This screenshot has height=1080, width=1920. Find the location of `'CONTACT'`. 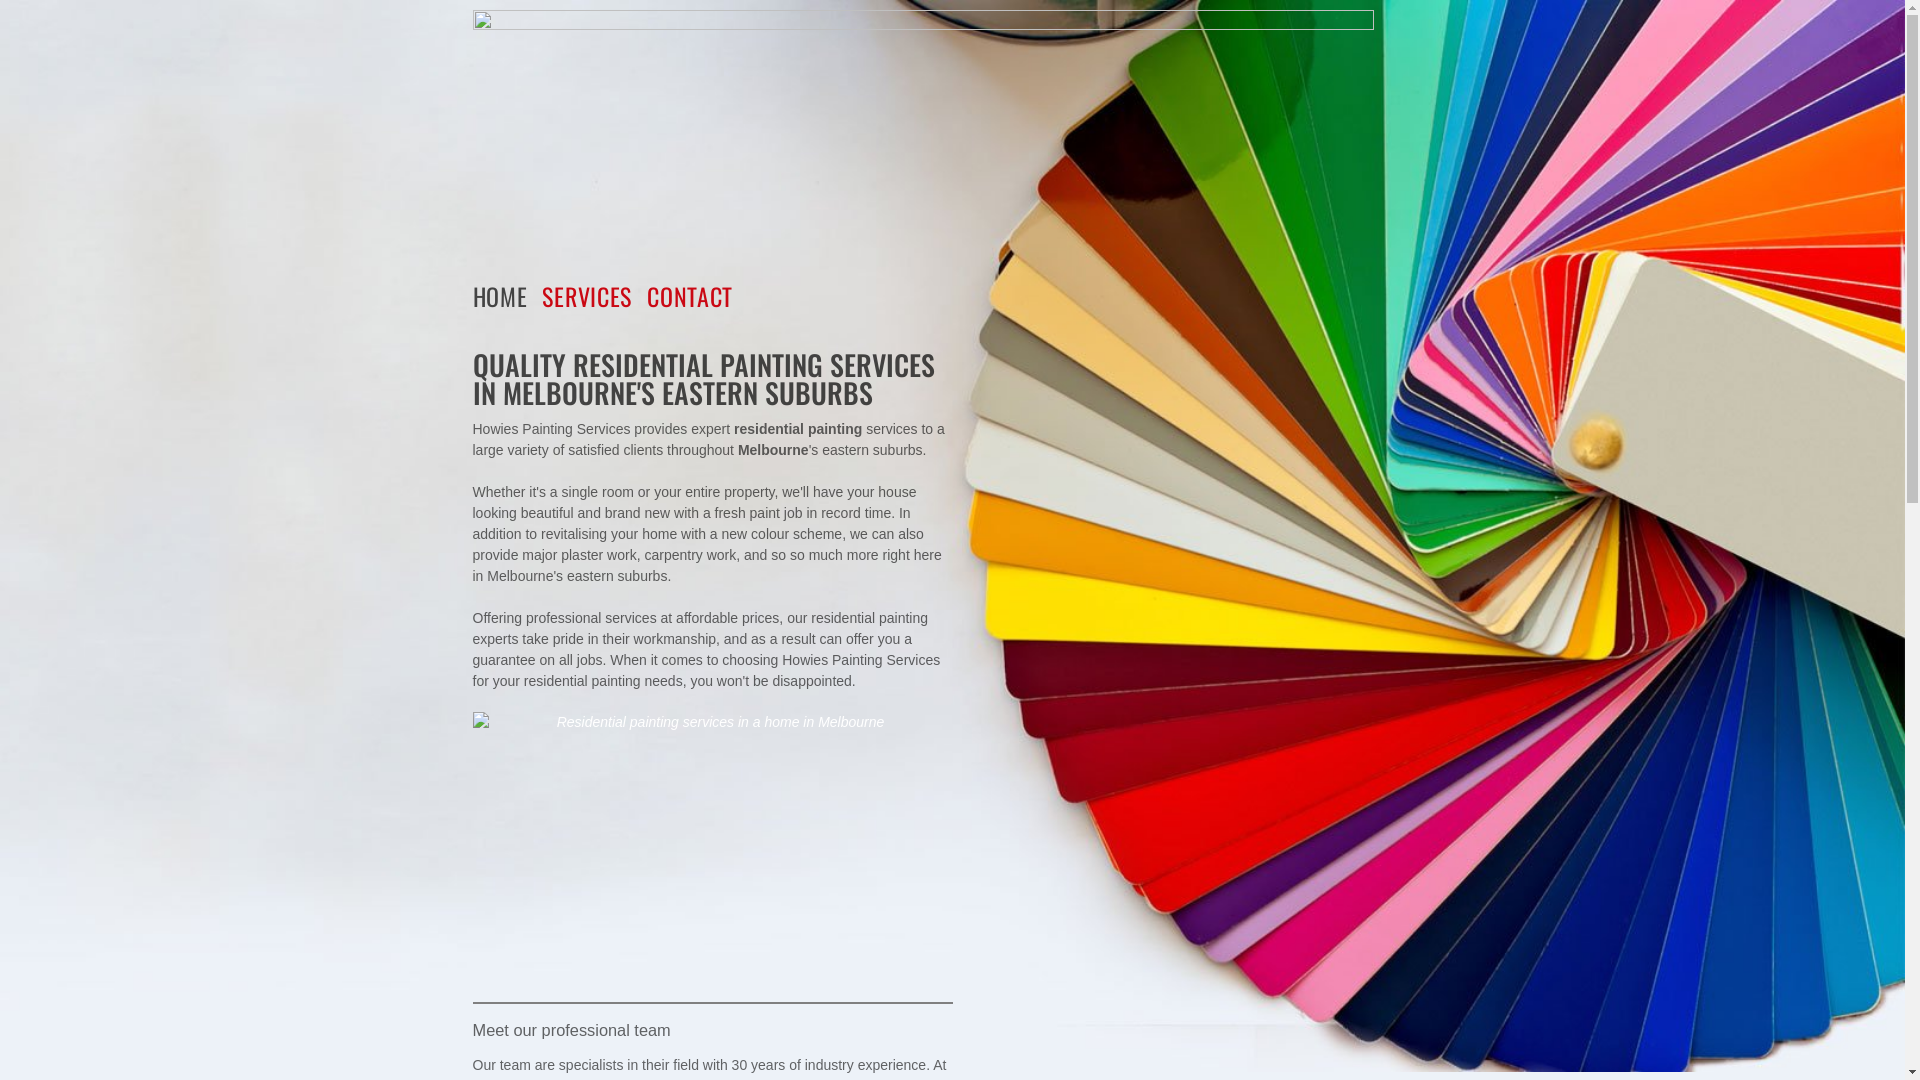

'CONTACT' is located at coordinates (697, 296).